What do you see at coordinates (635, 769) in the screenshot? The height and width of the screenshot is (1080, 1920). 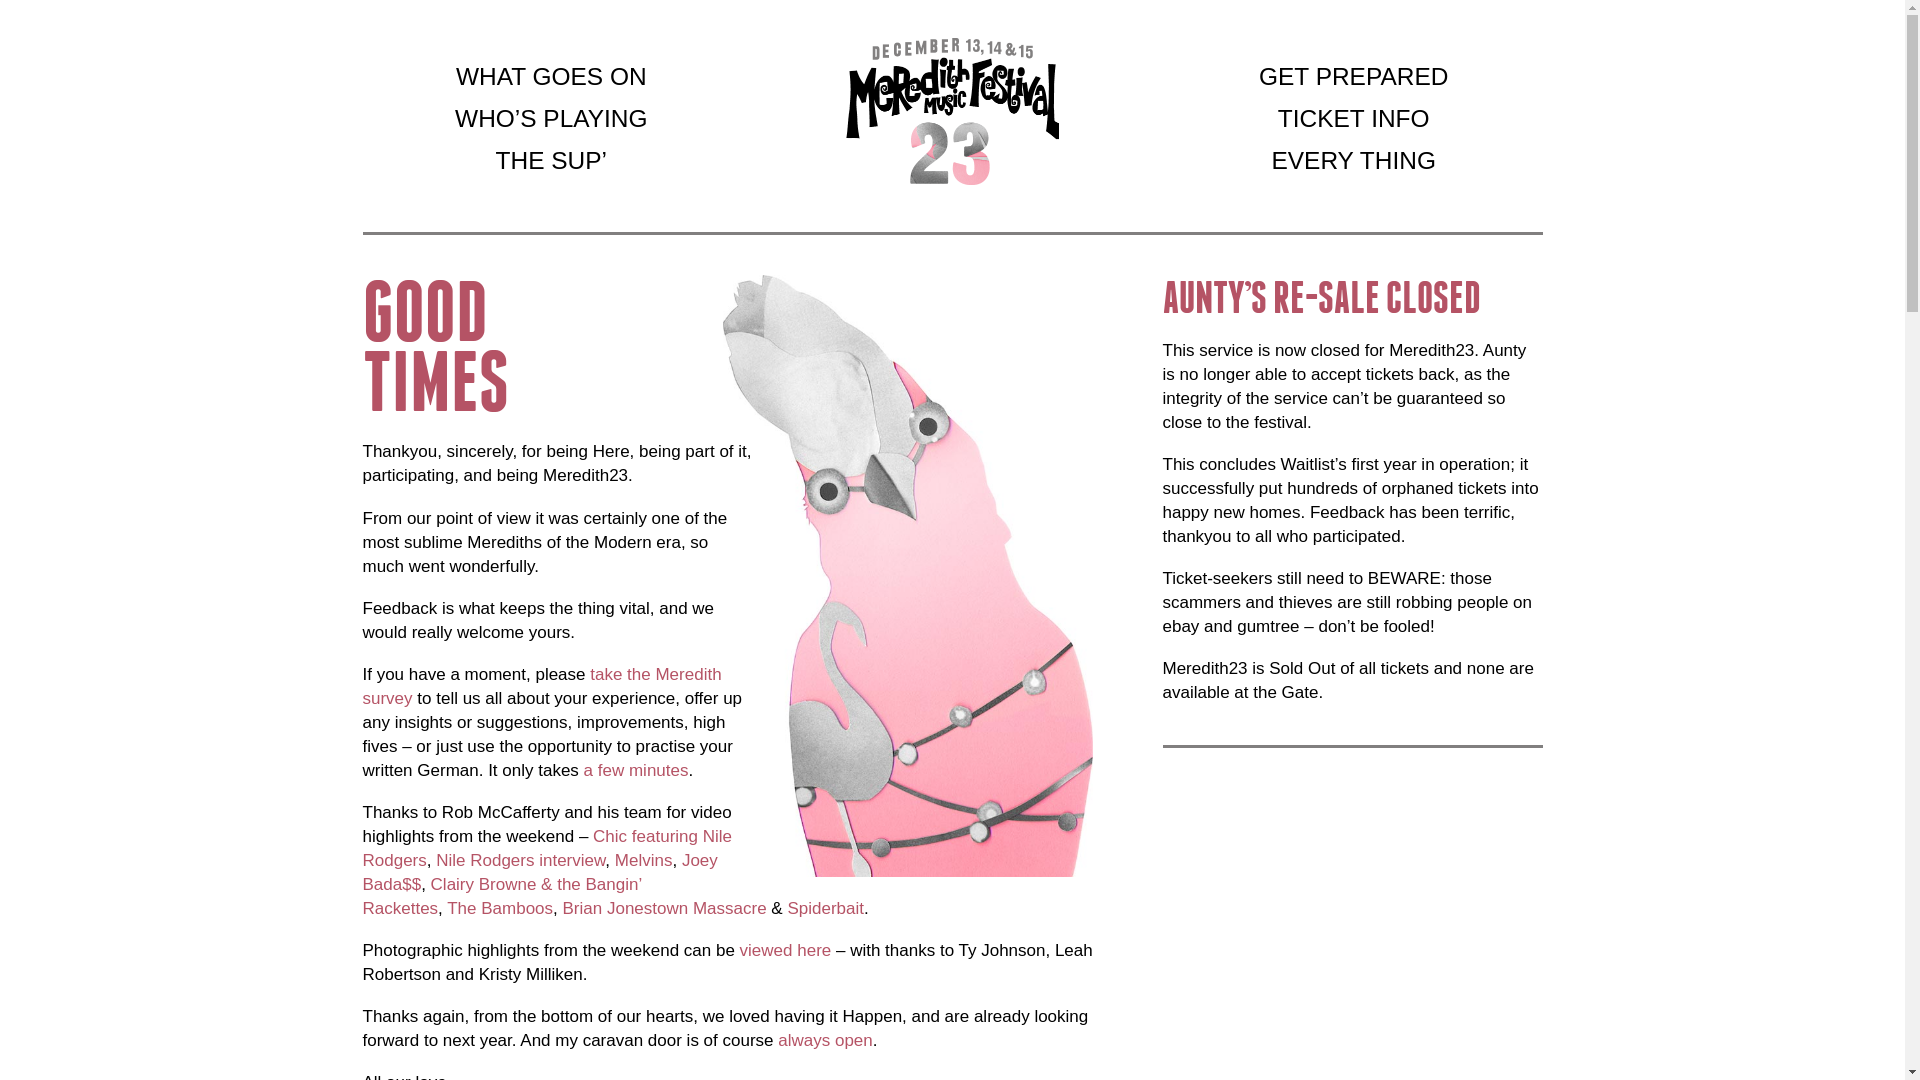 I see `'a few minutes'` at bounding box center [635, 769].